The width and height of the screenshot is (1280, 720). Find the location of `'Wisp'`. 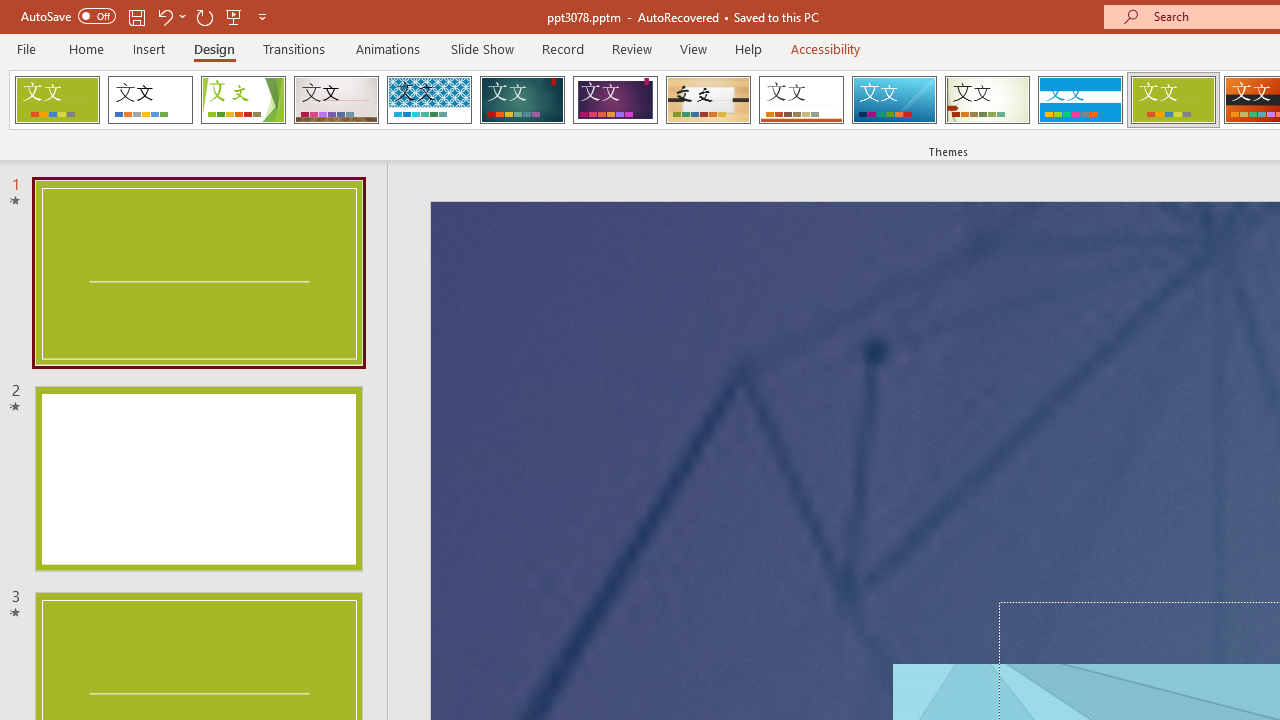

'Wisp' is located at coordinates (987, 100).